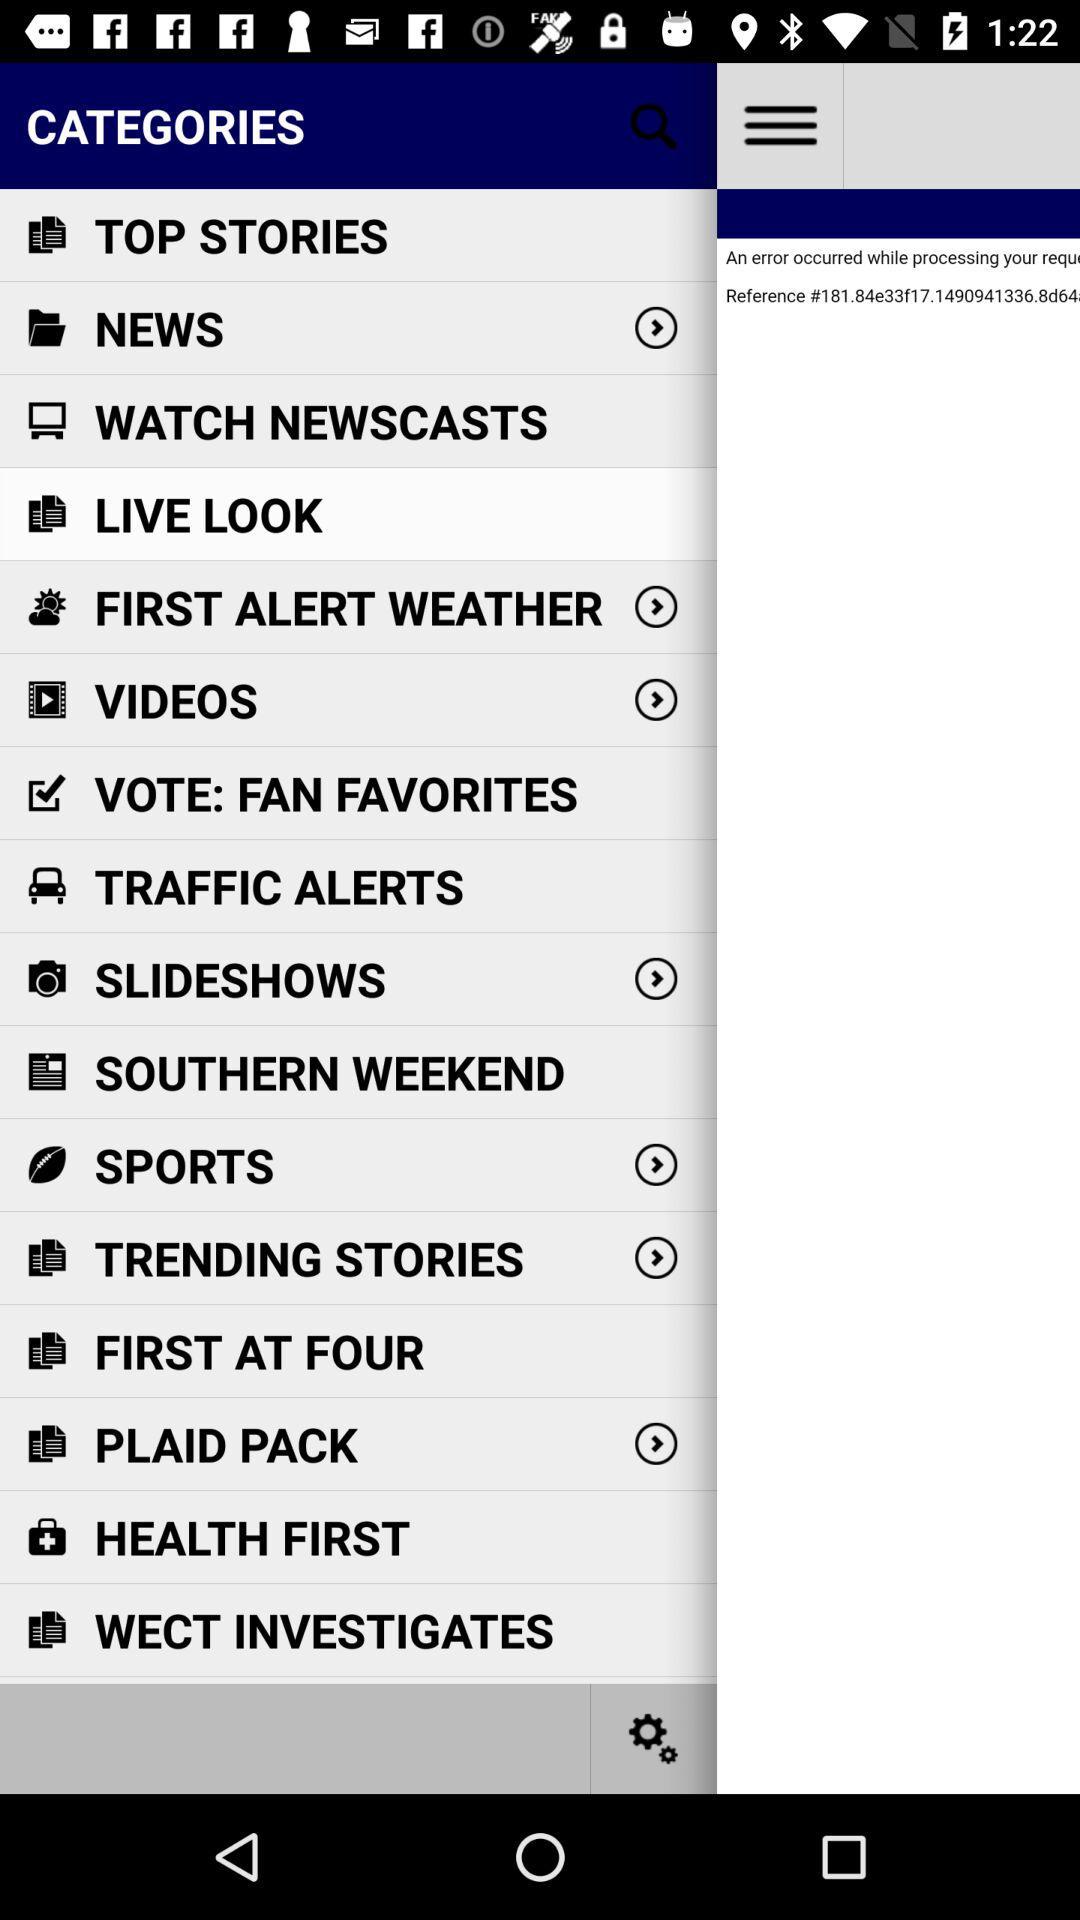 The image size is (1080, 1920). I want to click on the search icon, so click(654, 124).